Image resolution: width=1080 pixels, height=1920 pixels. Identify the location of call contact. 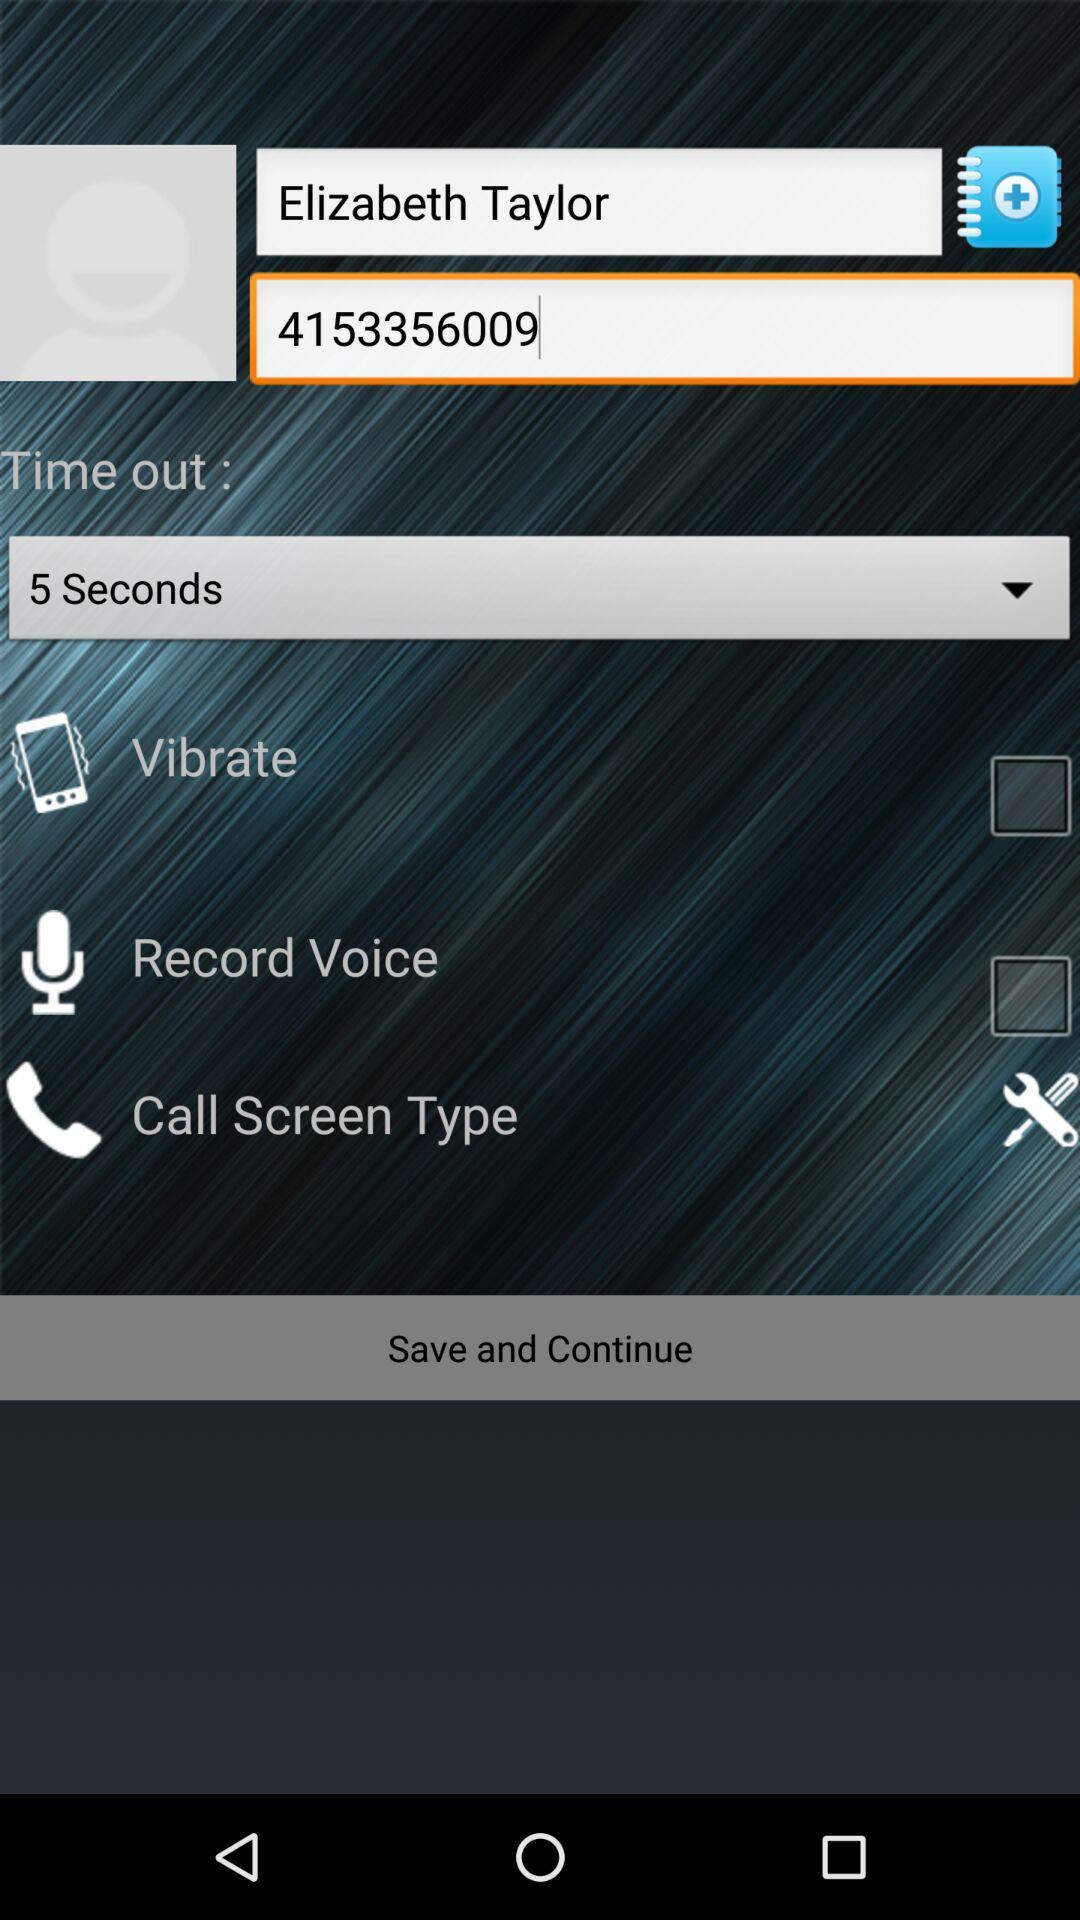
(51, 1108).